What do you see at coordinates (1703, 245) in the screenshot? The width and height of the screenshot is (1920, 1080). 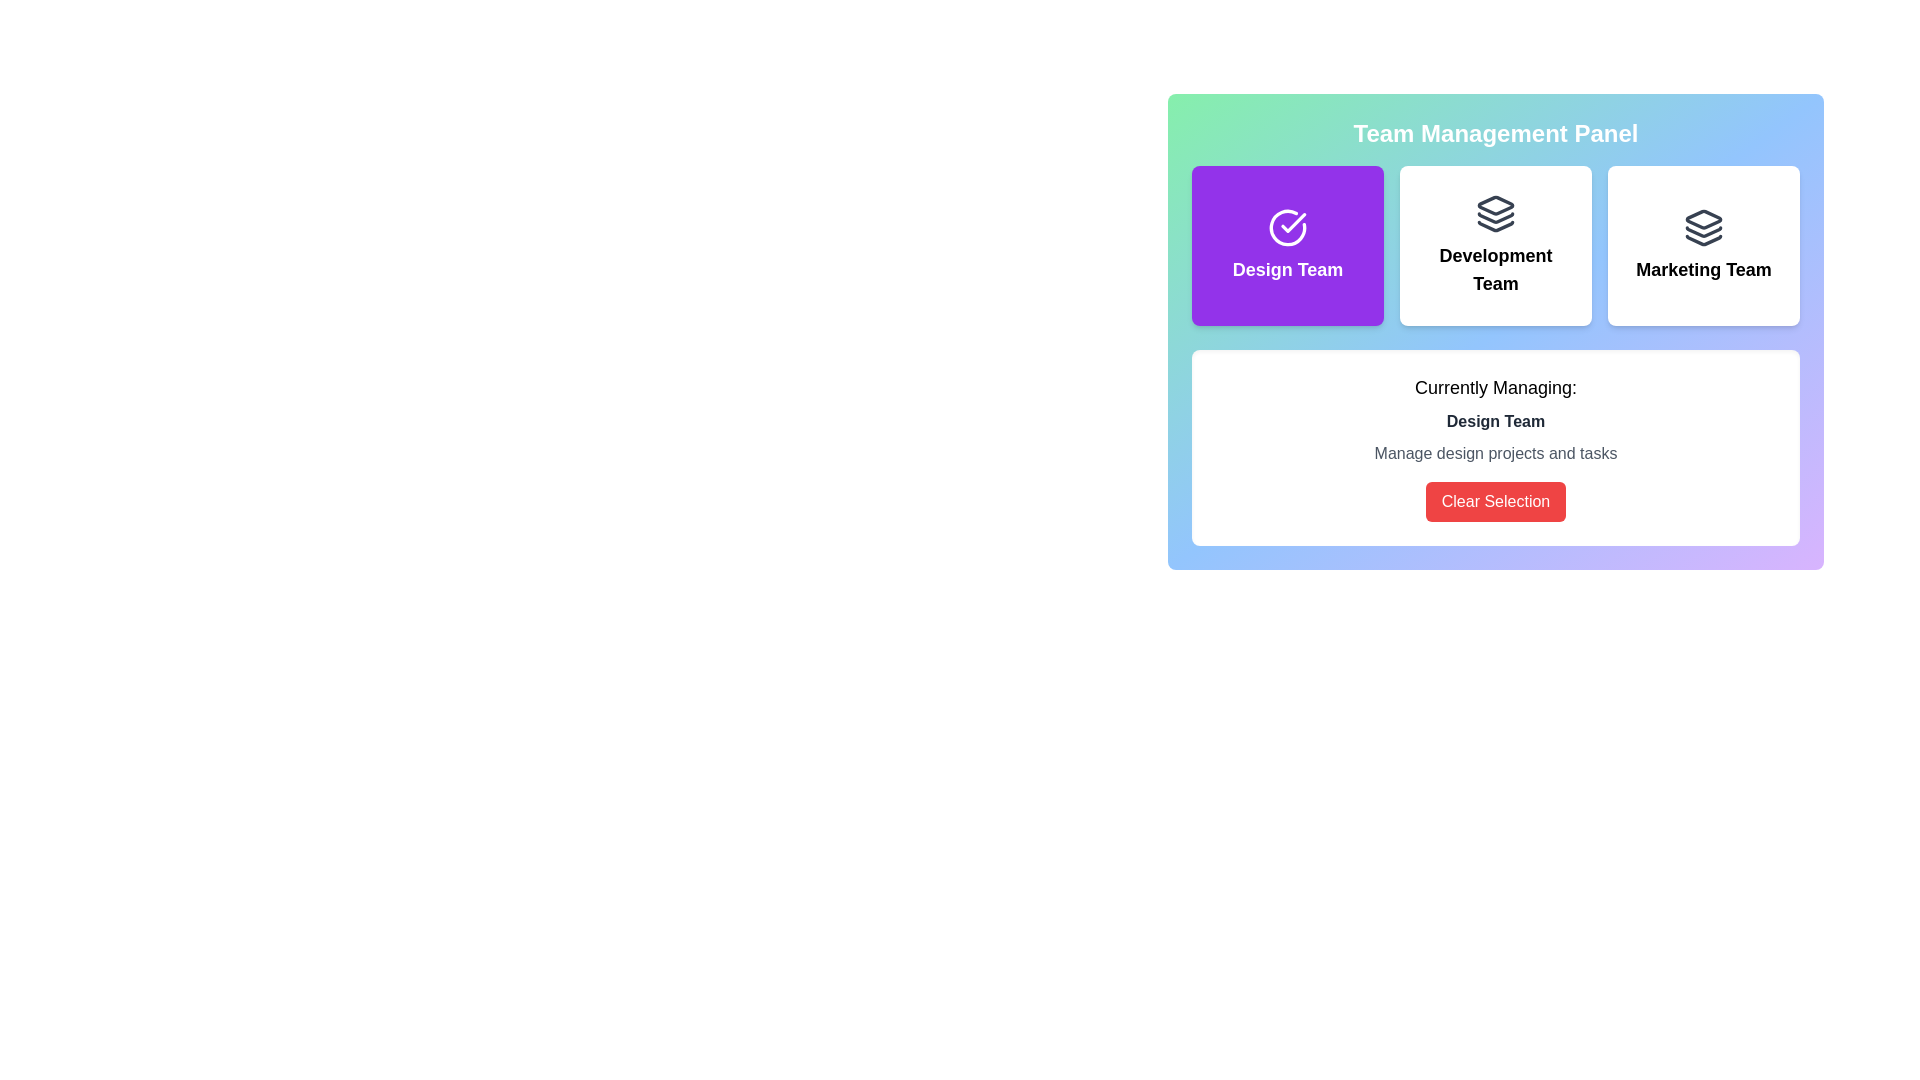 I see `the 'Marketing Team' label, which is styled with a bold font and positioned beneath an icon representing stacked layers in the third team card` at bounding box center [1703, 245].